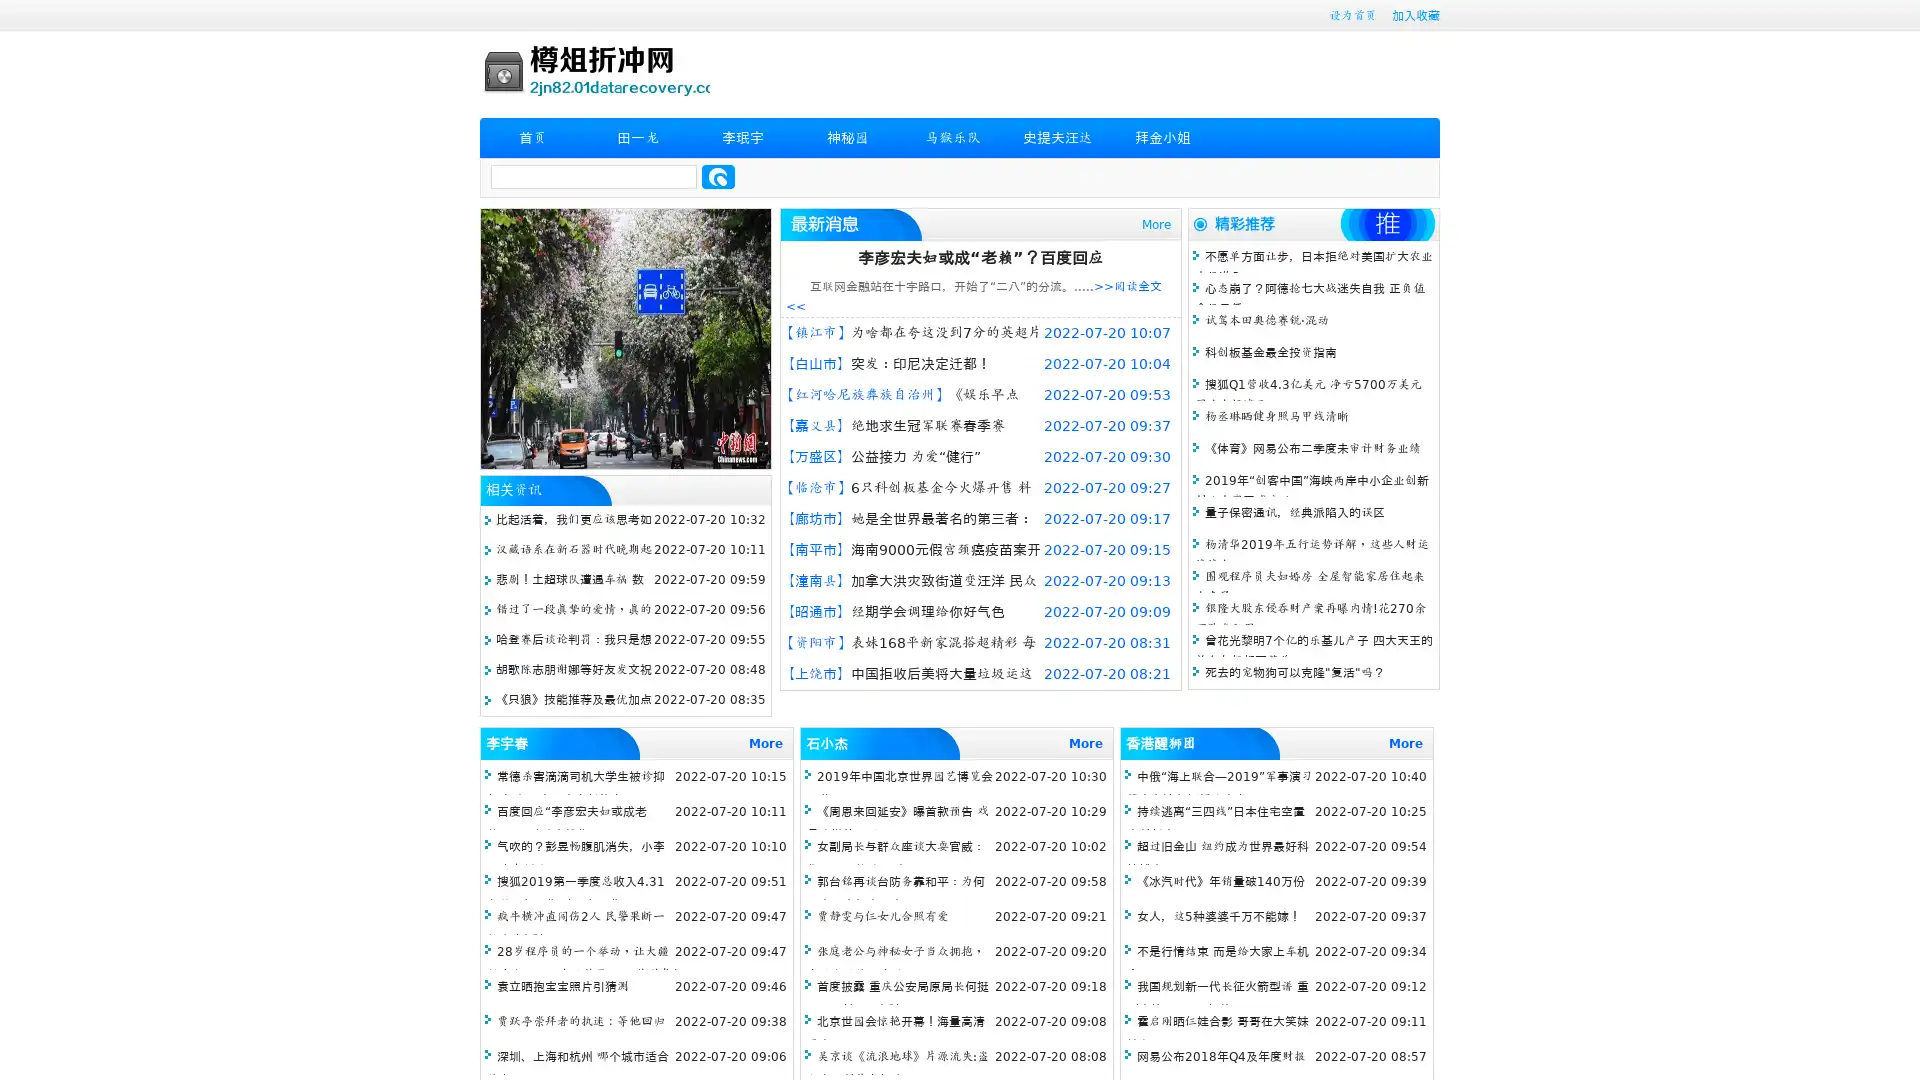 The width and height of the screenshot is (1920, 1080). What do you see at coordinates (718, 176) in the screenshot?
I see `Search` at bounding box center [718, 176].